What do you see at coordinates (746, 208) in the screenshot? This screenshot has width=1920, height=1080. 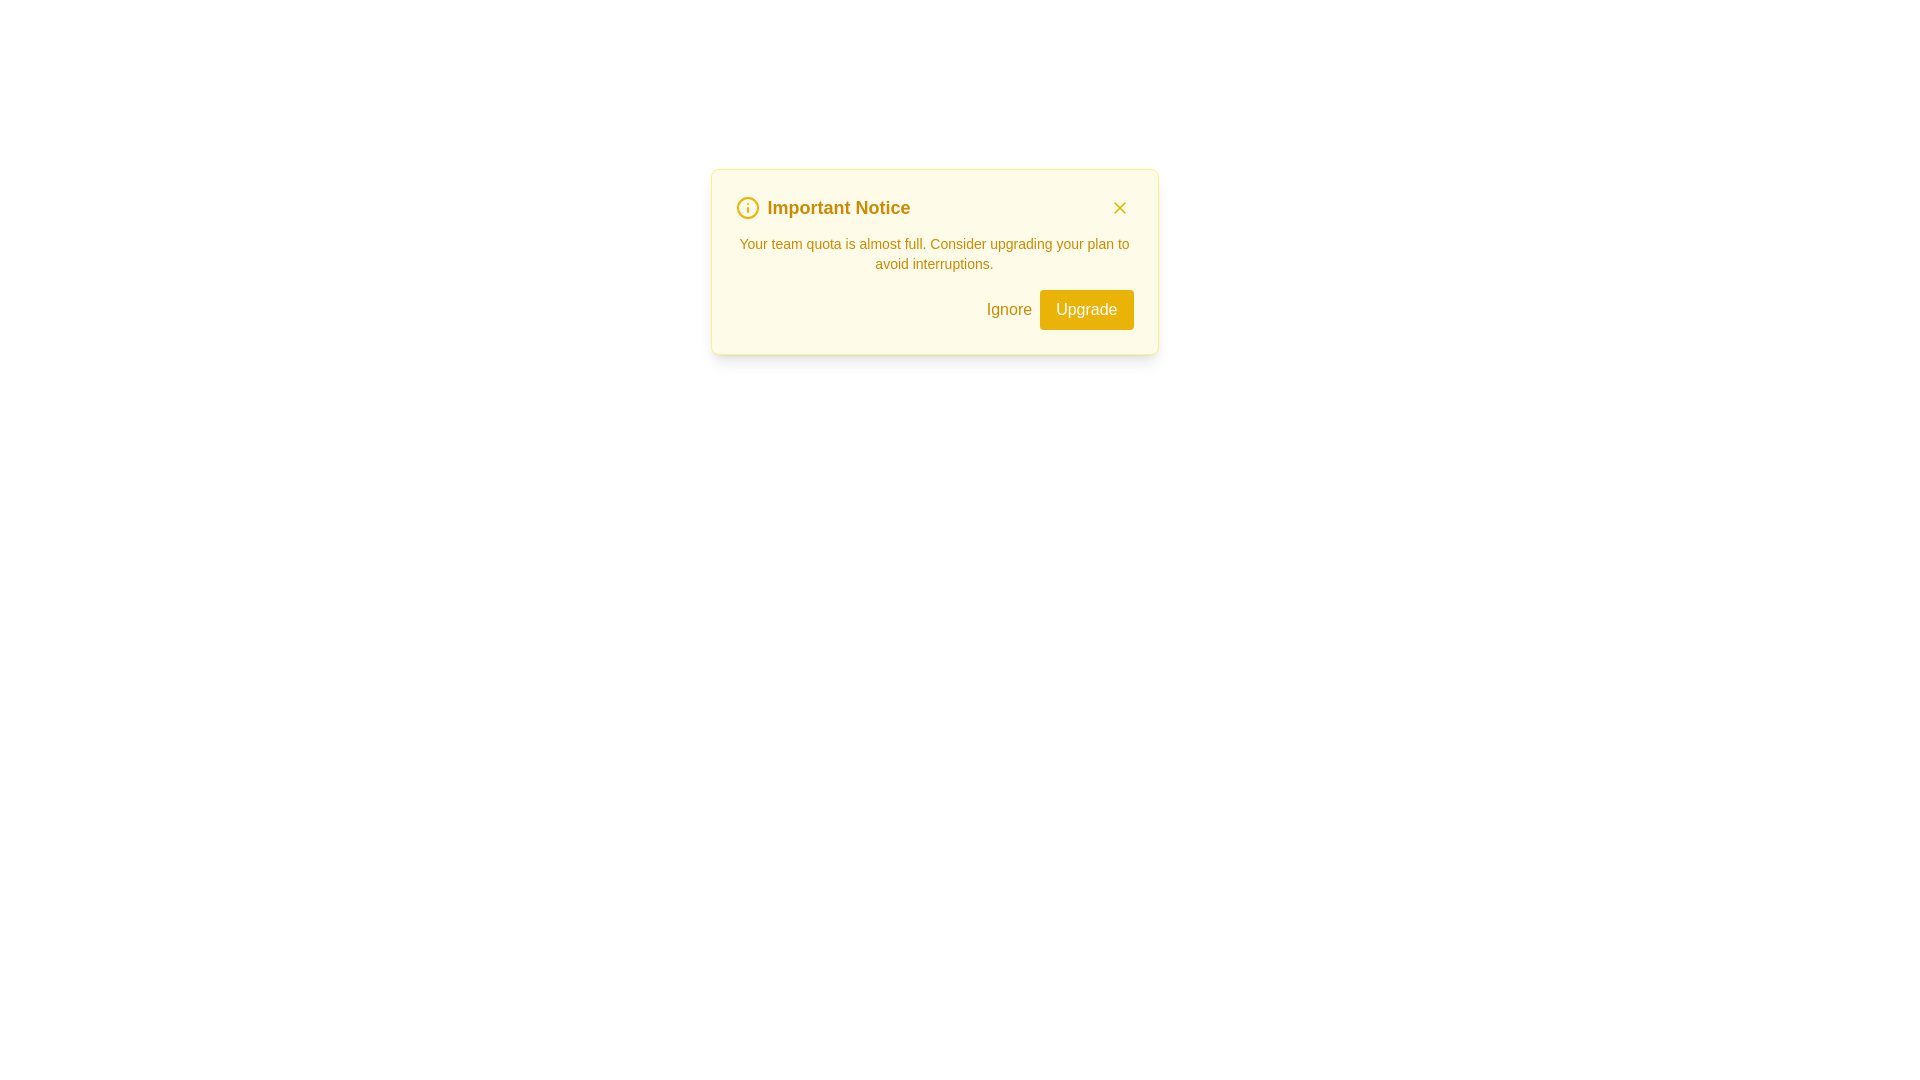 I see `icon located to the left of the notice title 'Important Notice' in the notification header for its details` at bounding box center [746, 208].